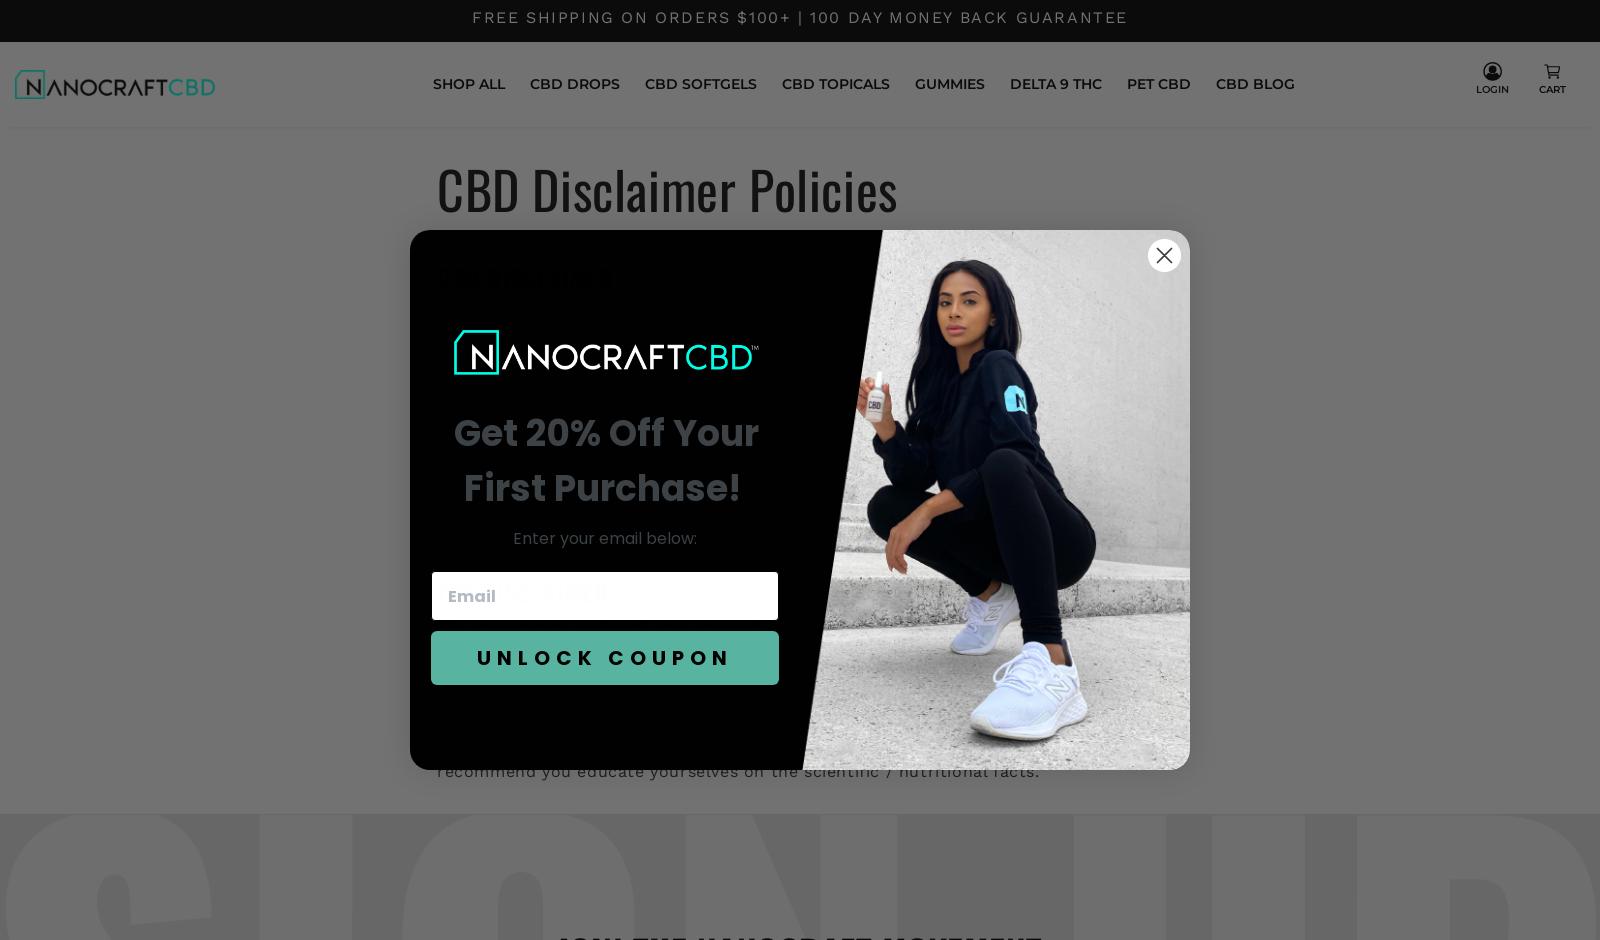 This screenshot has height=940, width=1600. I want to click on 'The statements and products referred to throughout this site have not been evaluated by the FDA. They are not intended to diagnose, treat, cure or prevent any disease or condition. If you have a health condition or concern, consult a physician or your health care provider. Always consult a medical doctor before modifying your diet, using any new product, drug, supplement, or doing new exercises. We recommend you educate yourselves on the scientific / nutritional facts.', so click(798, 697).